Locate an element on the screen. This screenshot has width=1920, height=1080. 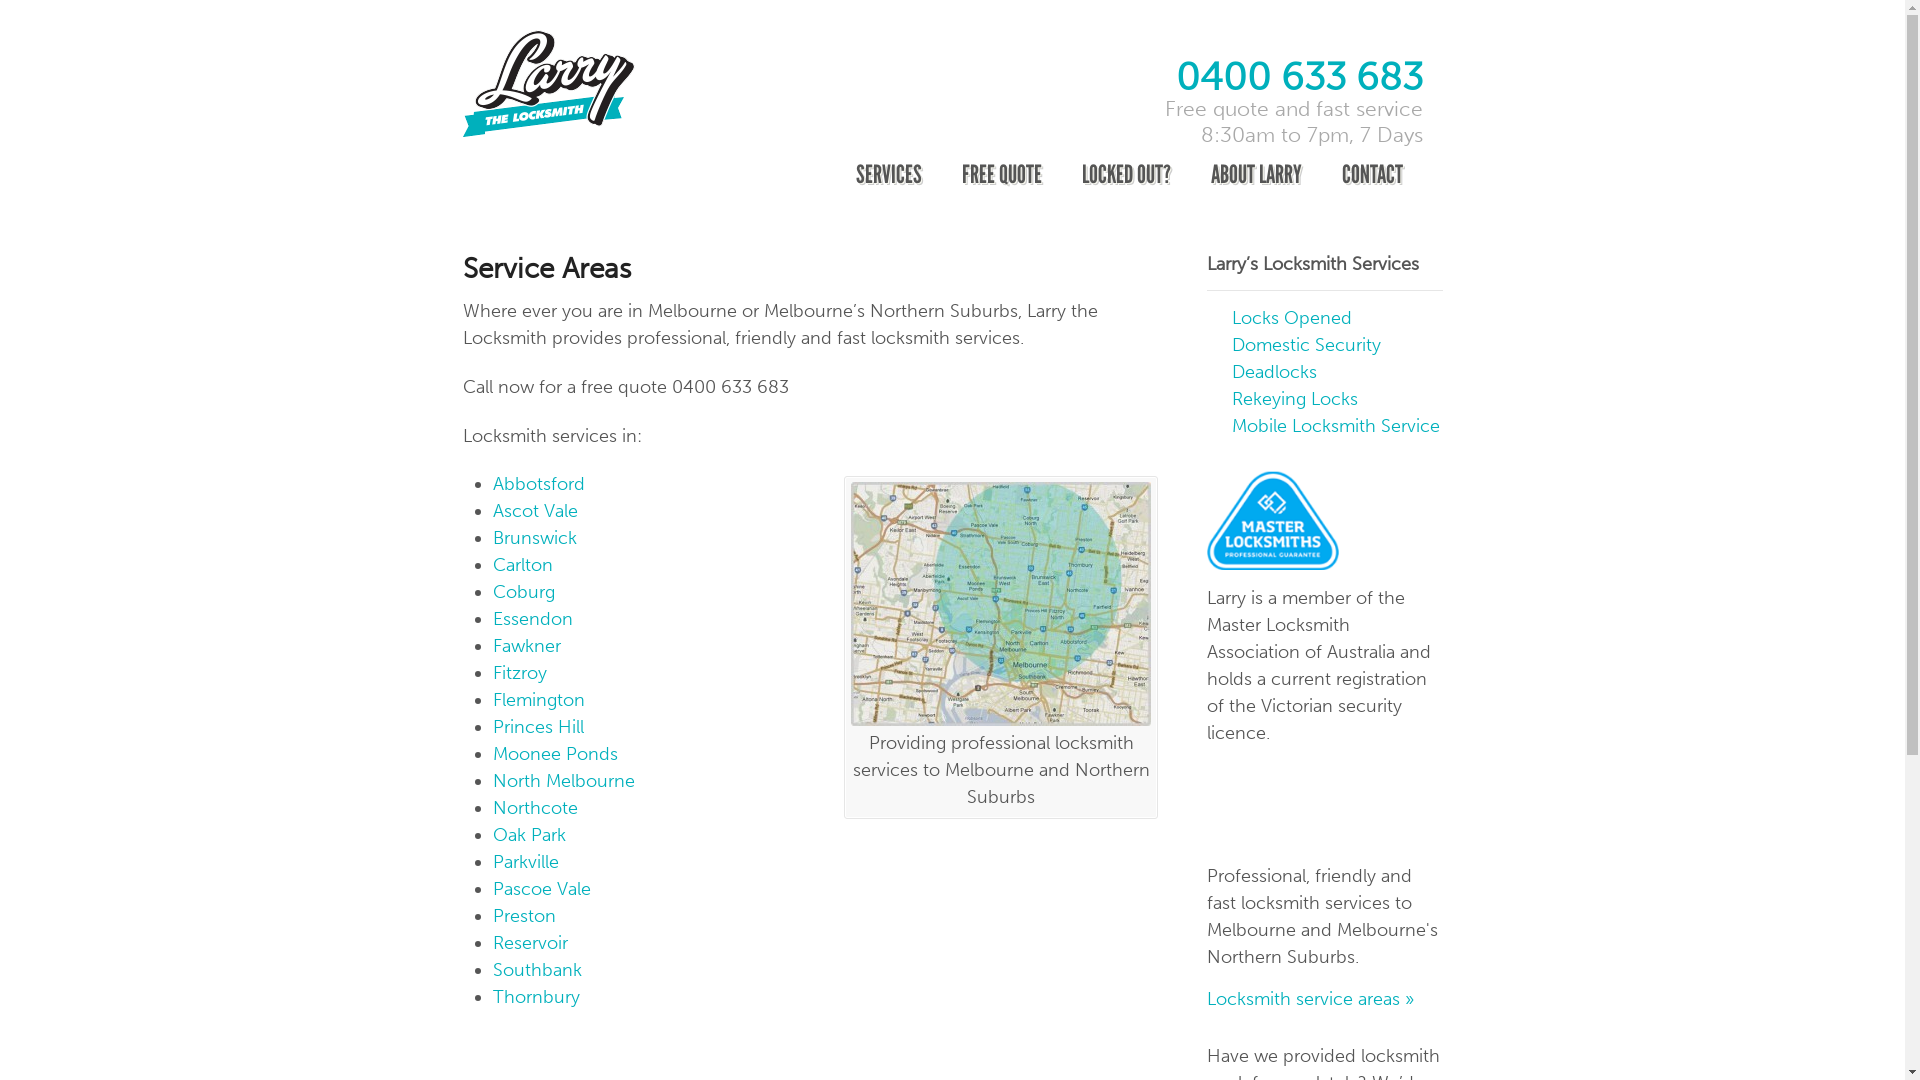
'Oak Park' is located at coordinates (491, 834).